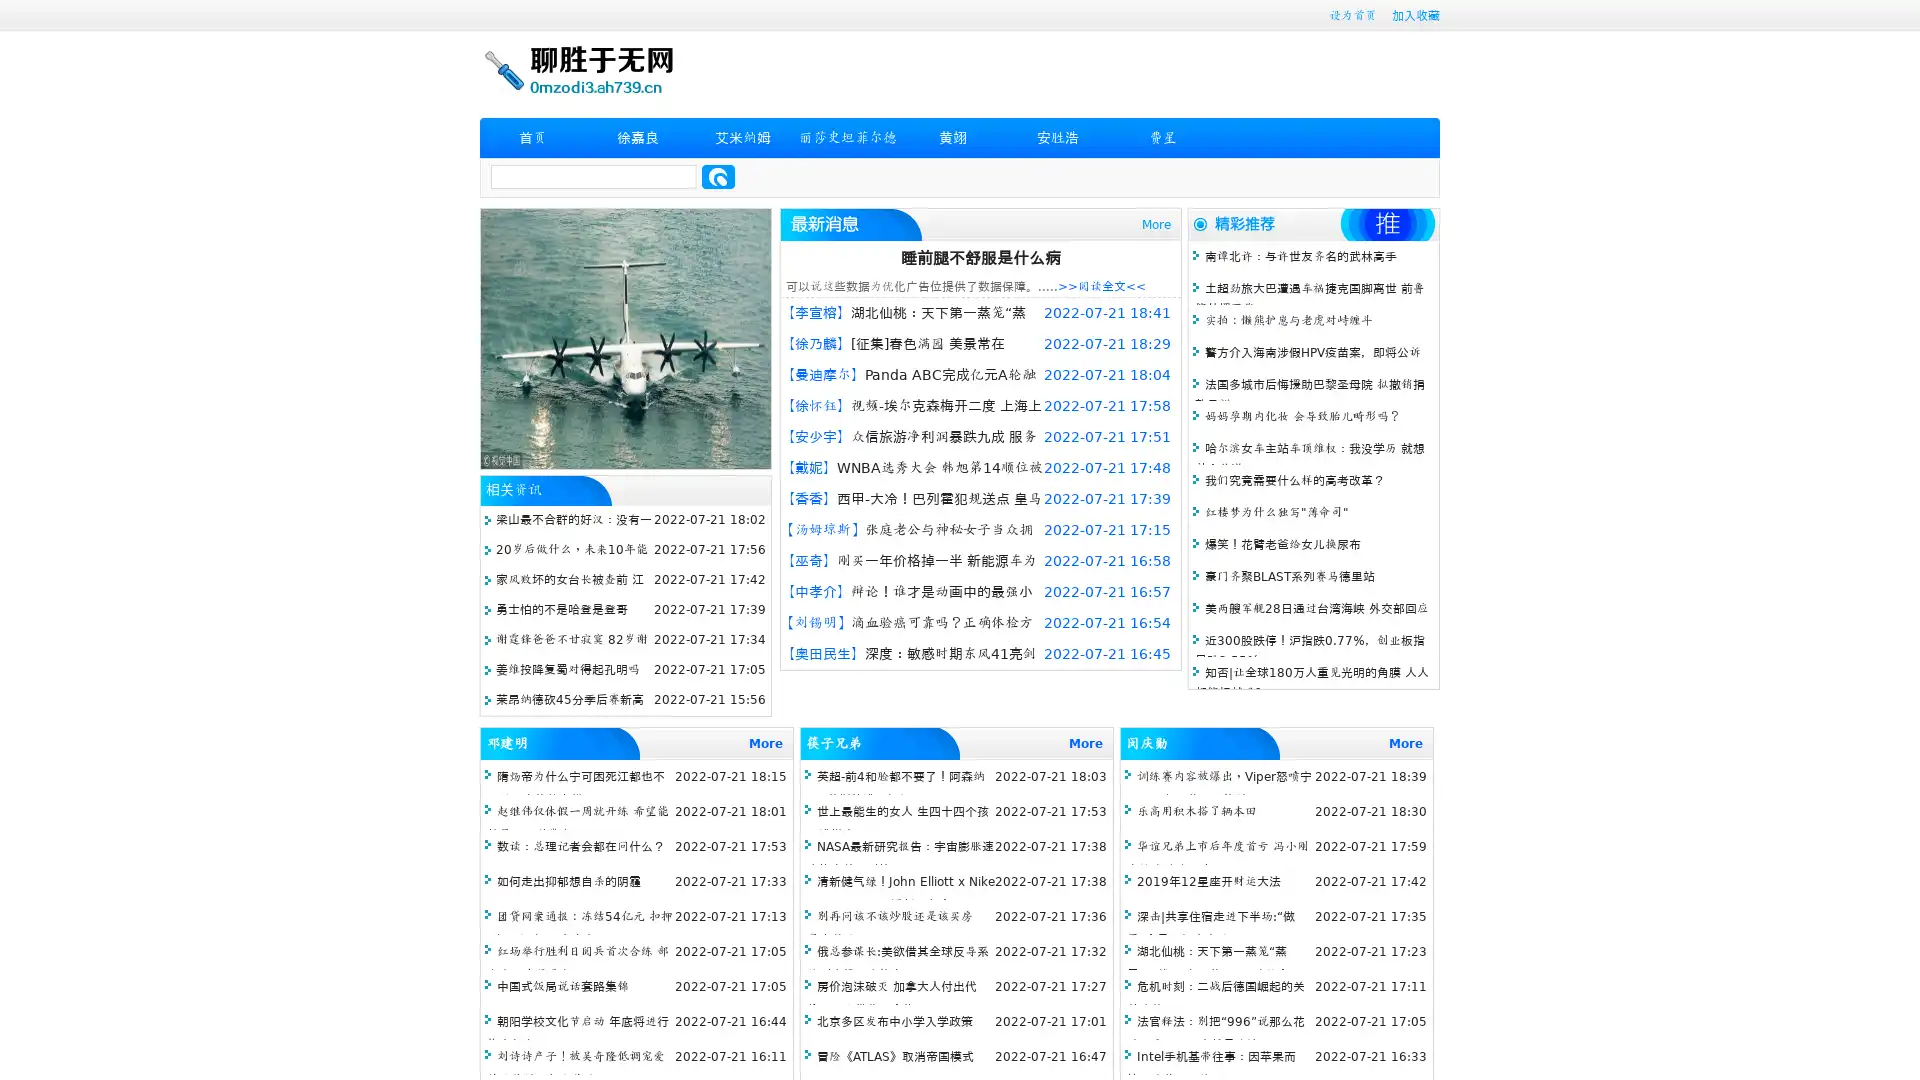  Describe the element at coordinates (718, 176) in the screenshot. I see `Search` at that location.